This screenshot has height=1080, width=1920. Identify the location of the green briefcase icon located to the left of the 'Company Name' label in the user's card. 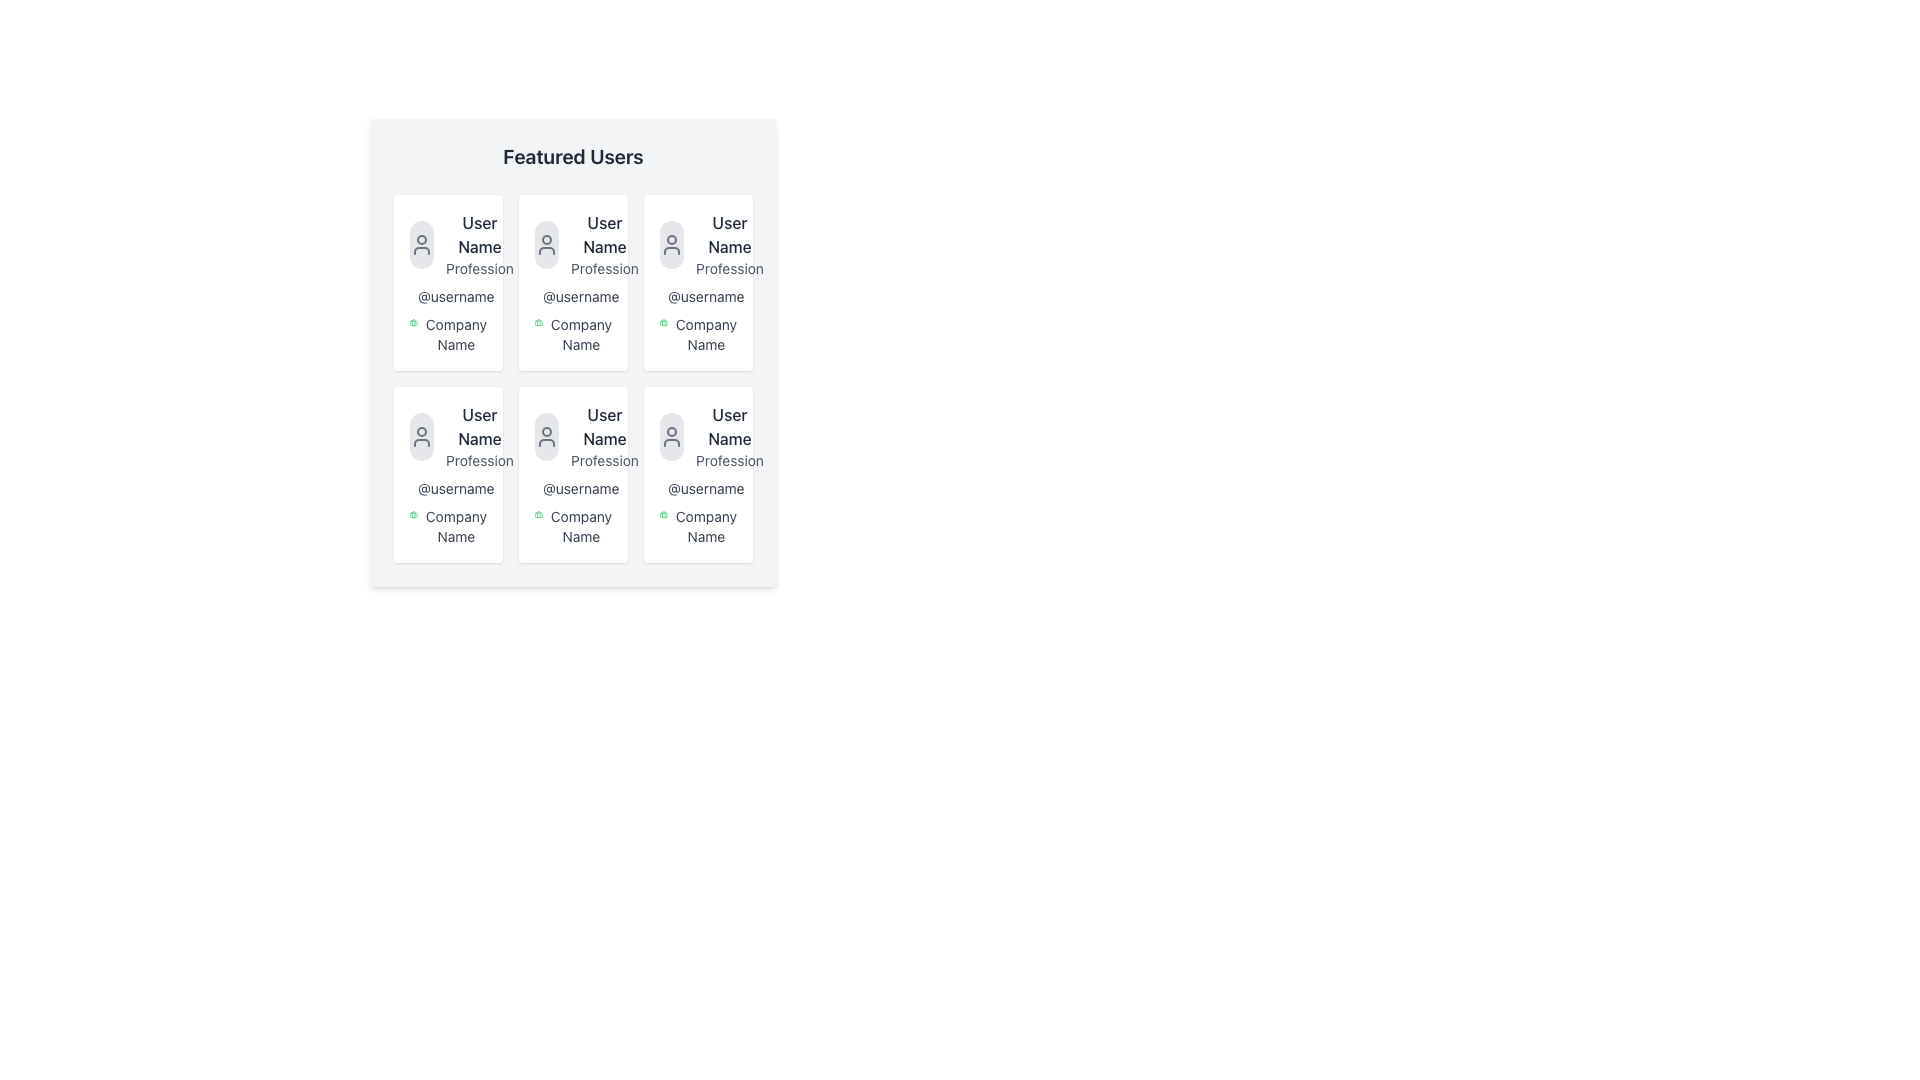
(412, 322).